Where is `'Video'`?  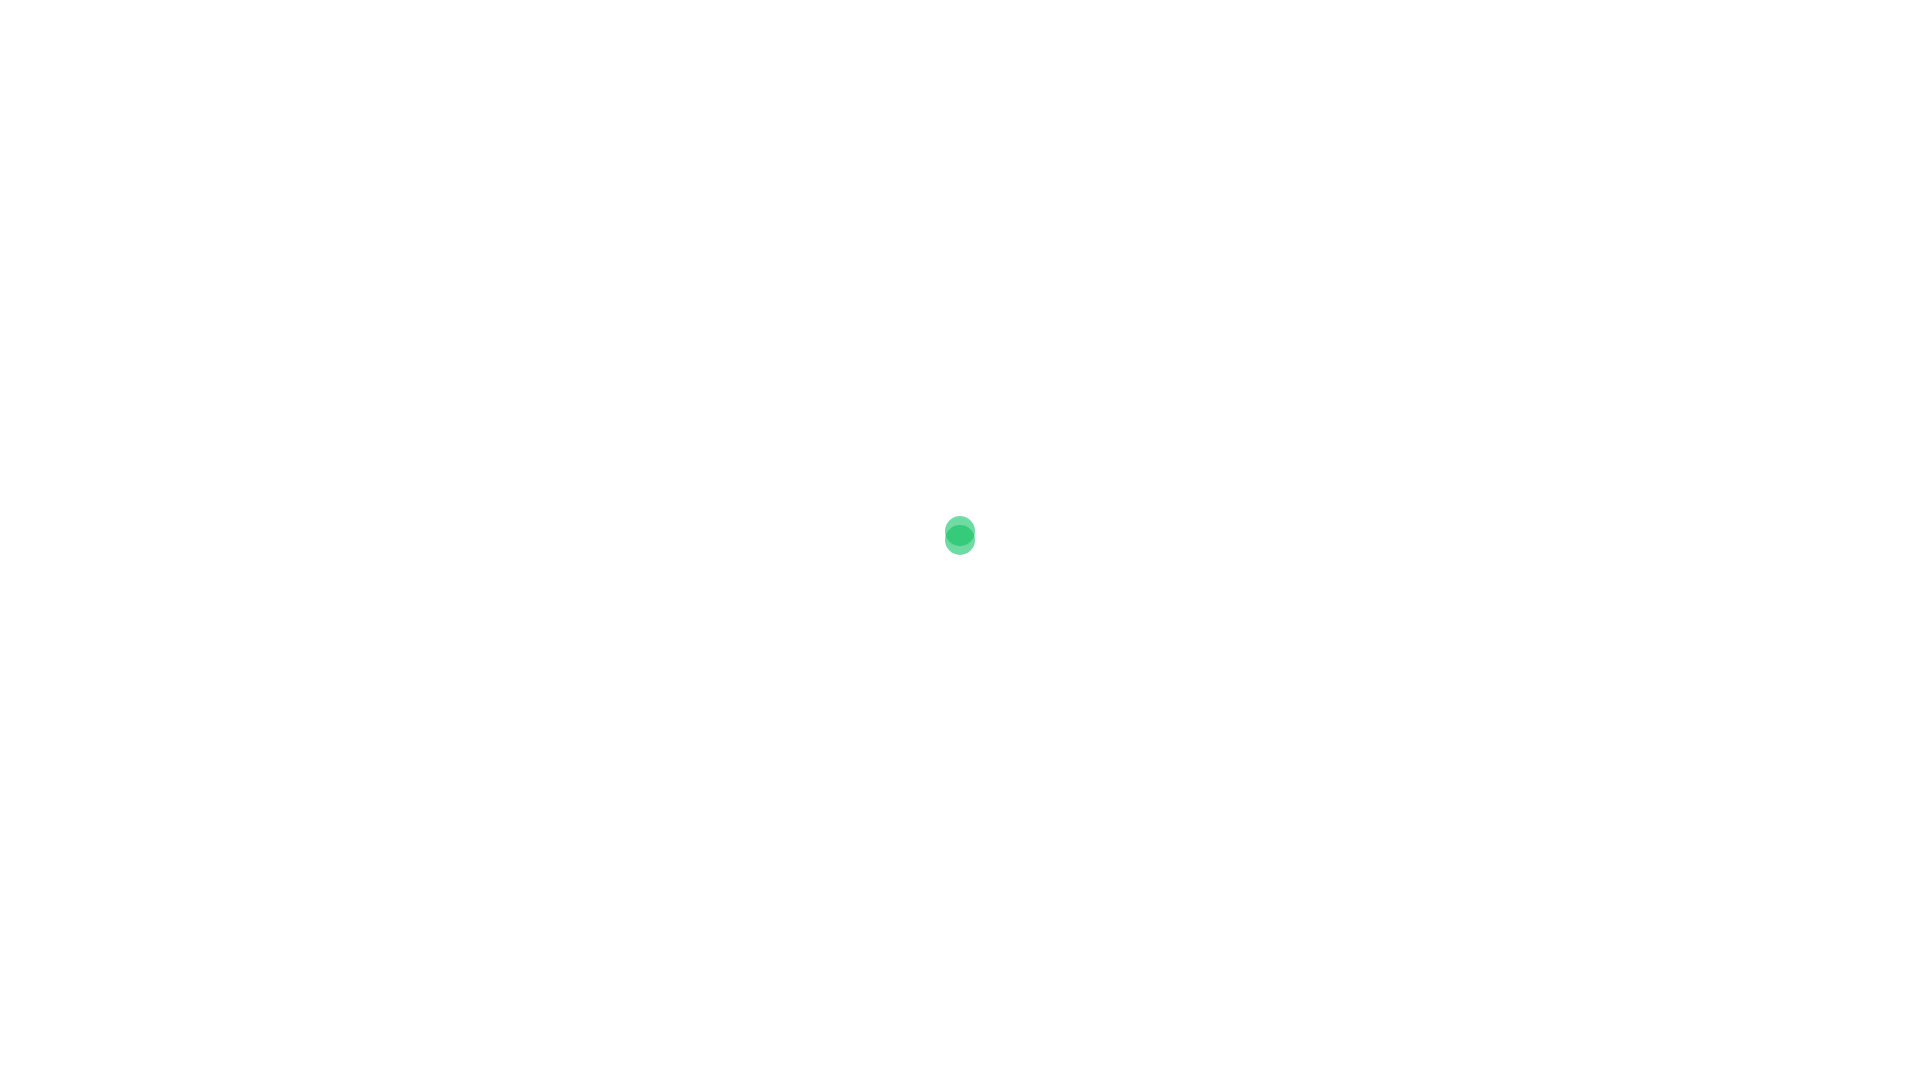
'Video' is located at coordinates (1324, 35).